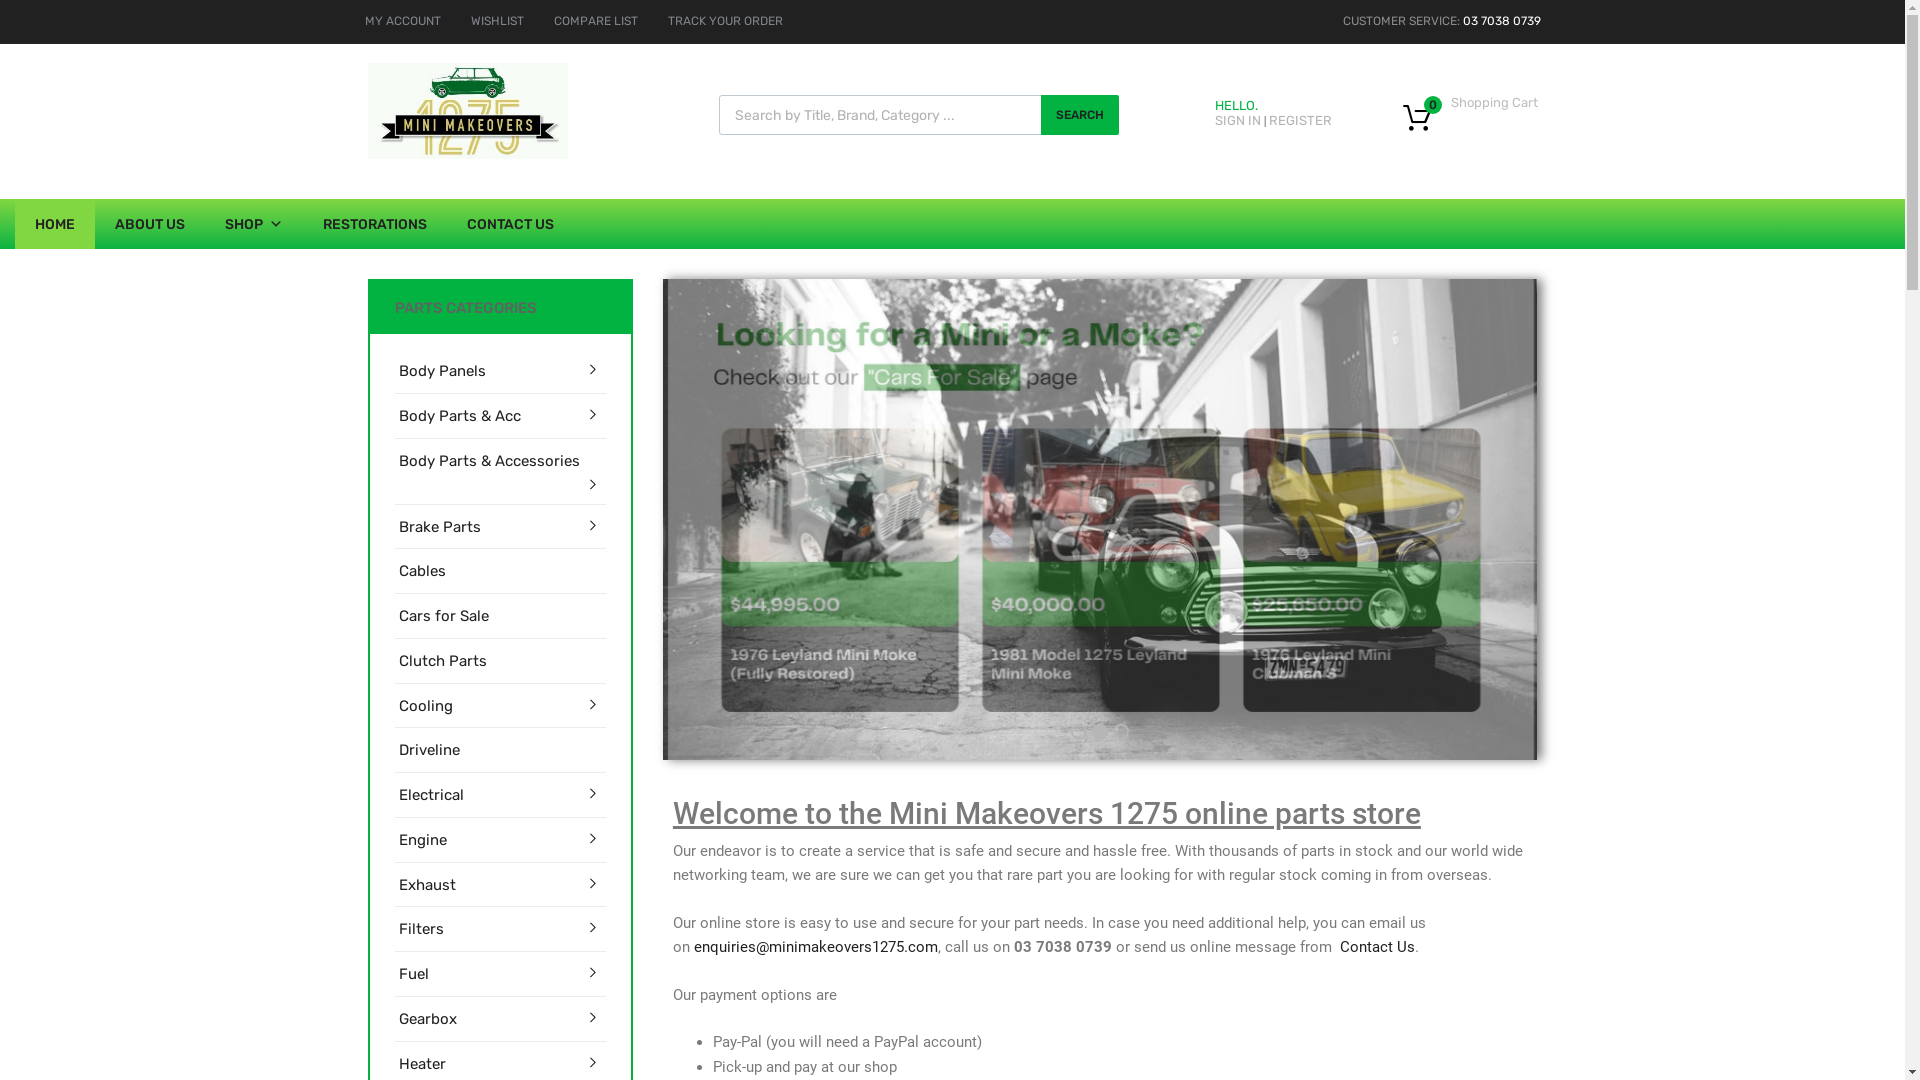  What do you see at coordinates (426, 1019) in the screenshot?
I see `'Gearbox'` at bounding box center [426, 1019].